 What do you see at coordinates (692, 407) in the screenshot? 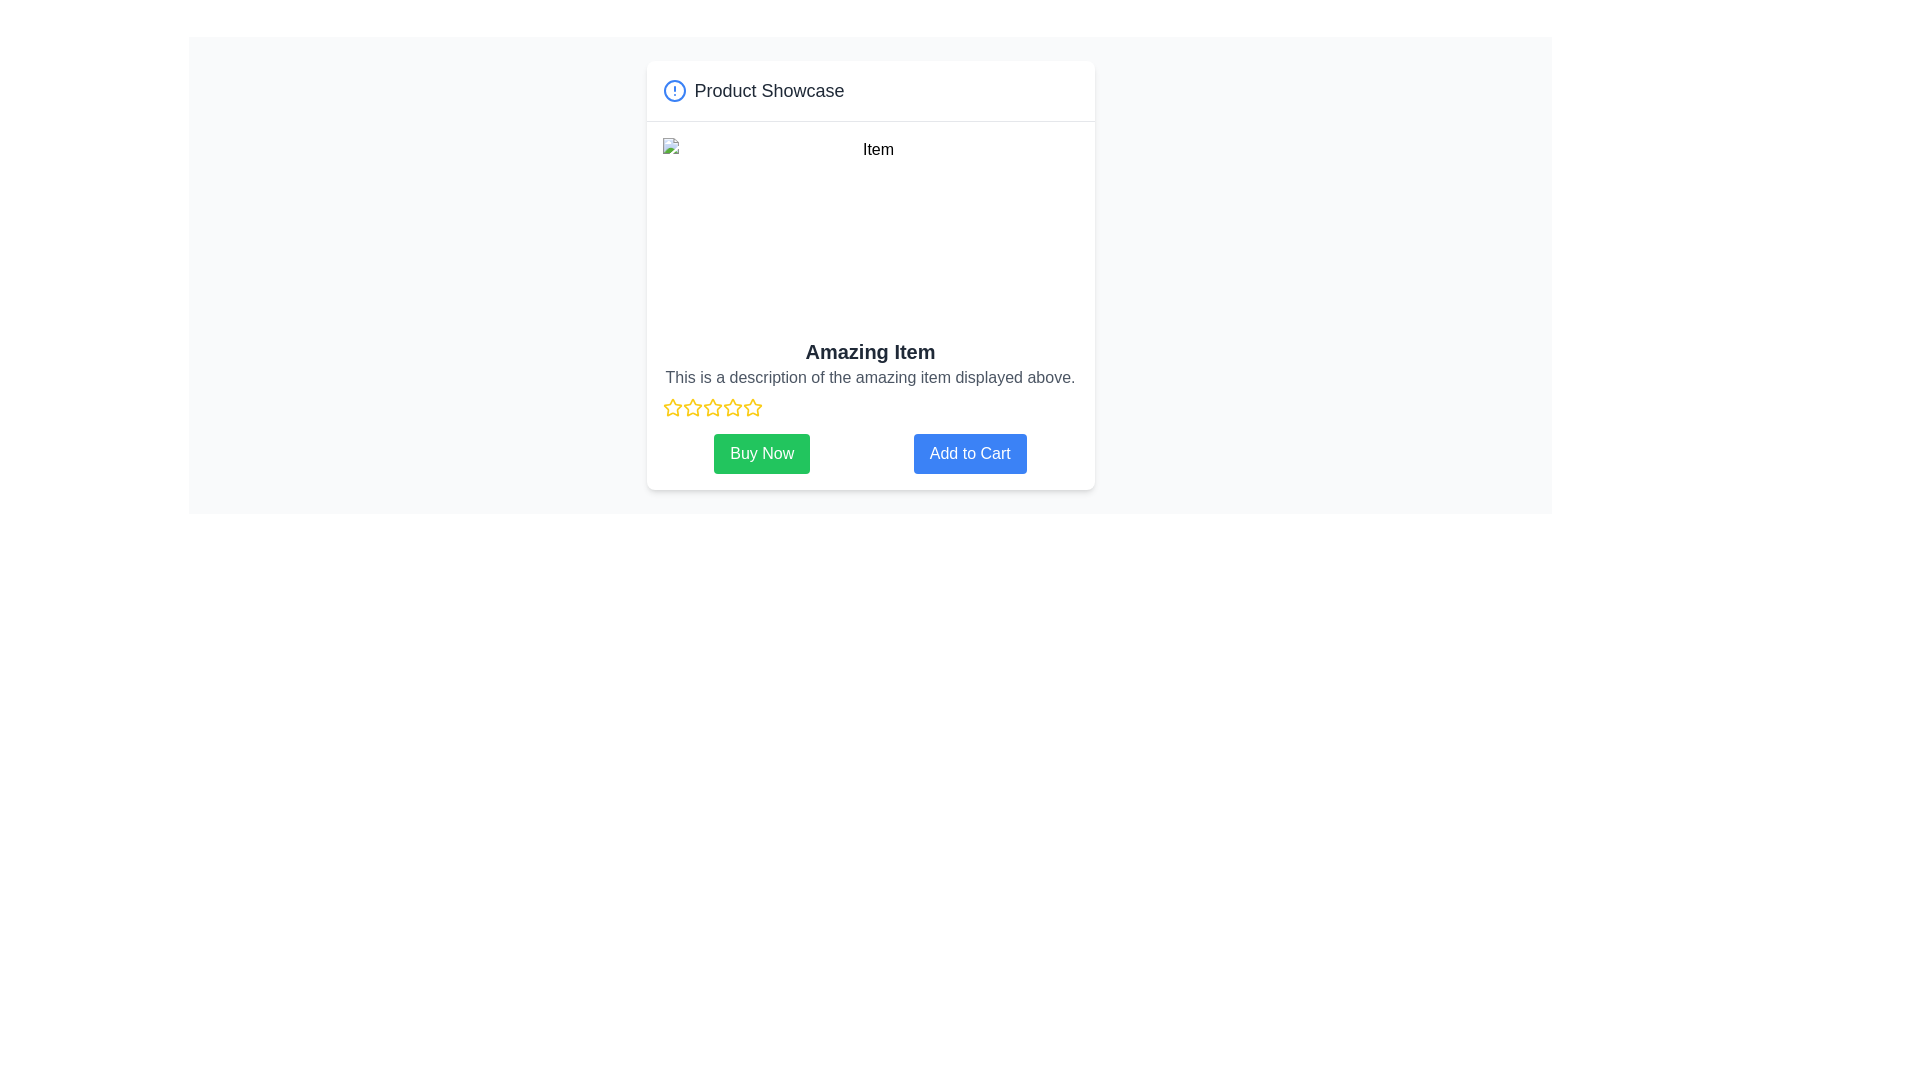
I see `the third rating star icon in the product card` at bounding box center [692, 407].